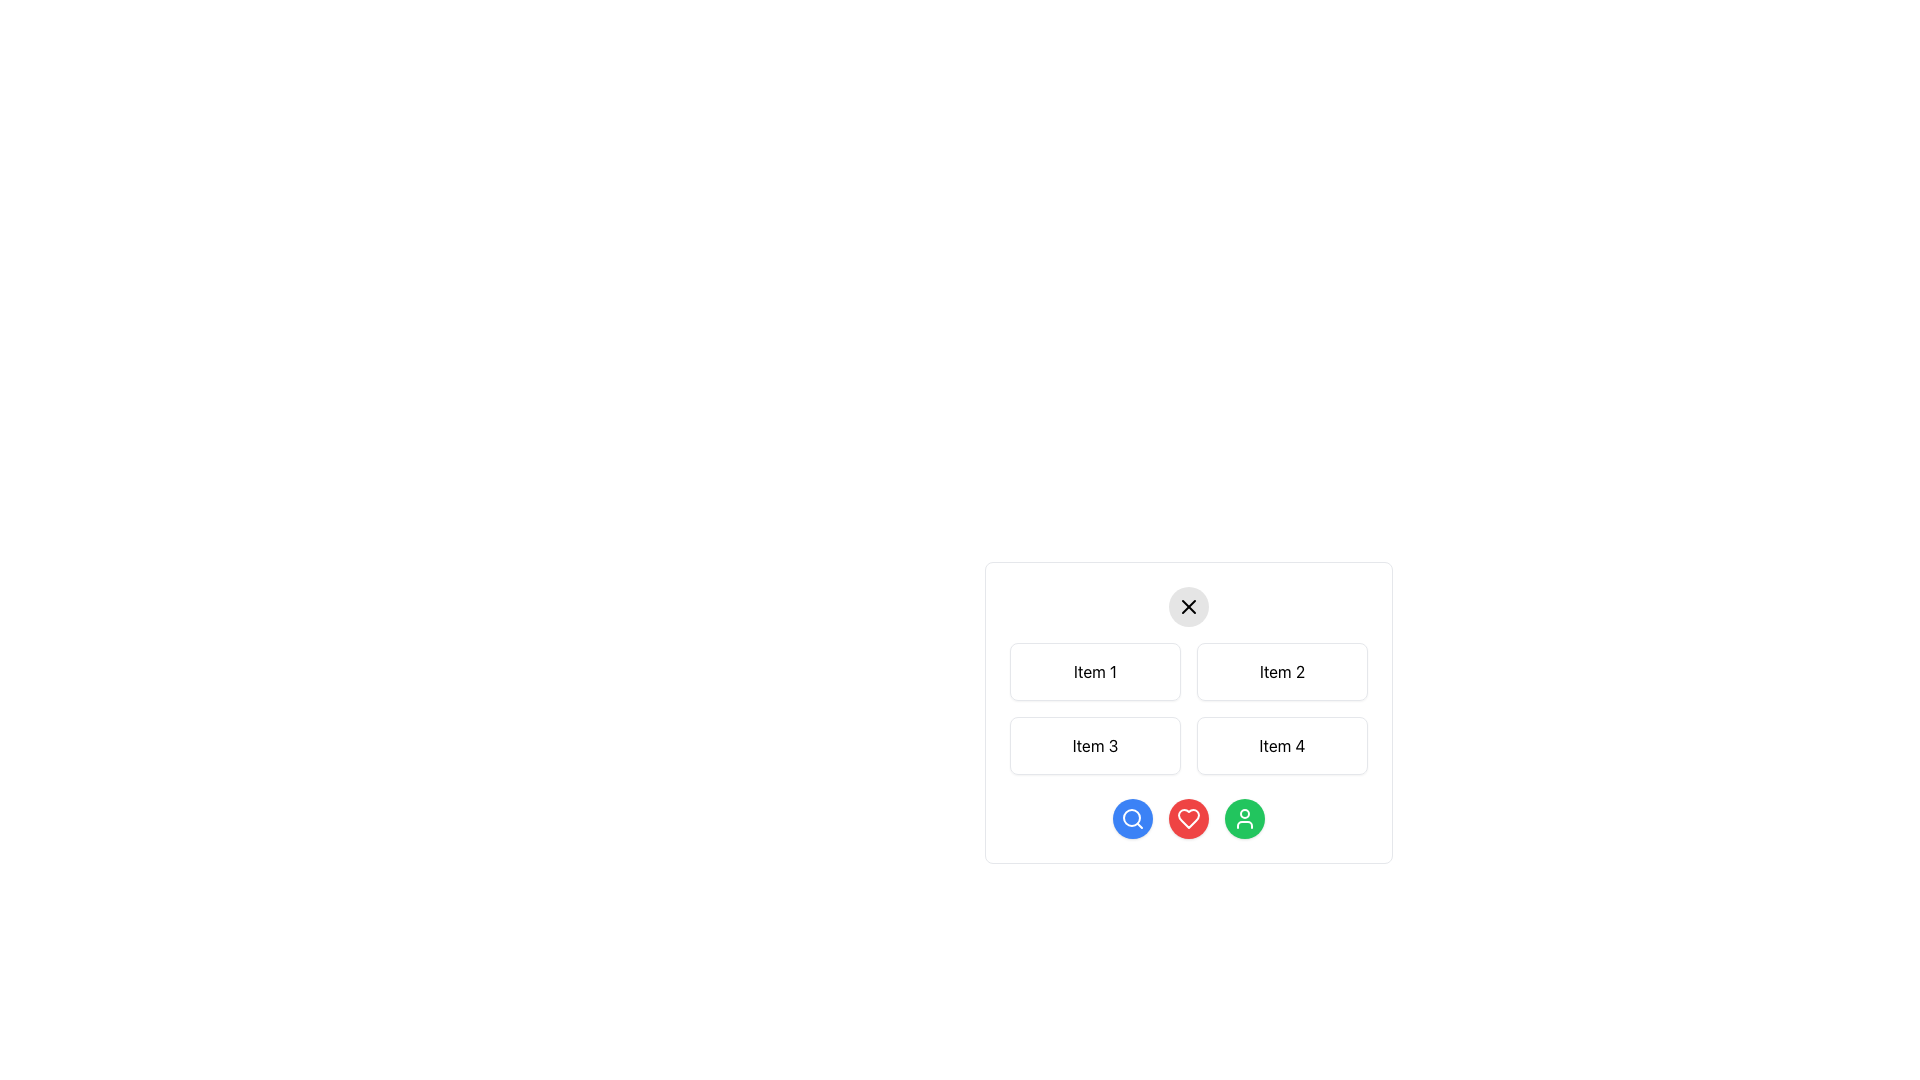  Describe the element at coordinates (1243, 818) in the screenshot. I see `the user silhouette icon button with a green circular background` at that location.